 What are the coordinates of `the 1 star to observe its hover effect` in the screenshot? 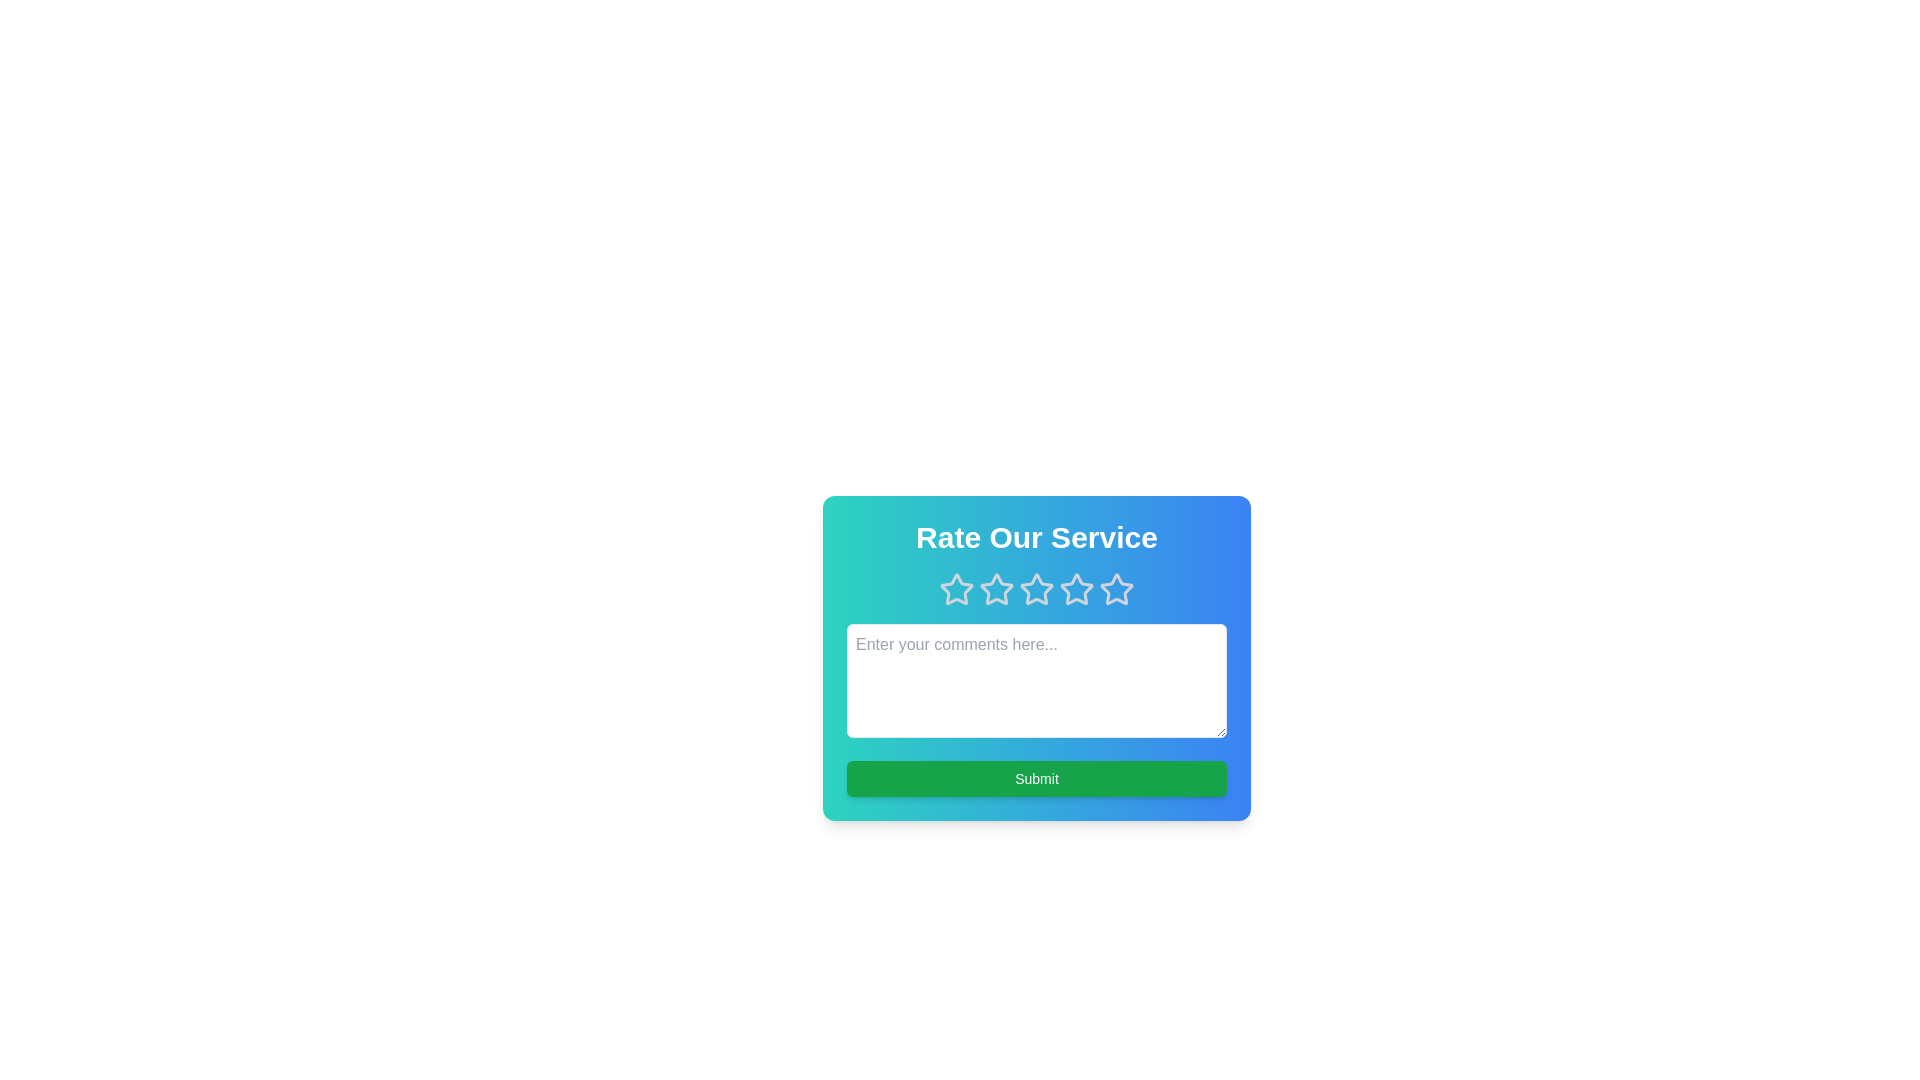 It's located at (955, 589).